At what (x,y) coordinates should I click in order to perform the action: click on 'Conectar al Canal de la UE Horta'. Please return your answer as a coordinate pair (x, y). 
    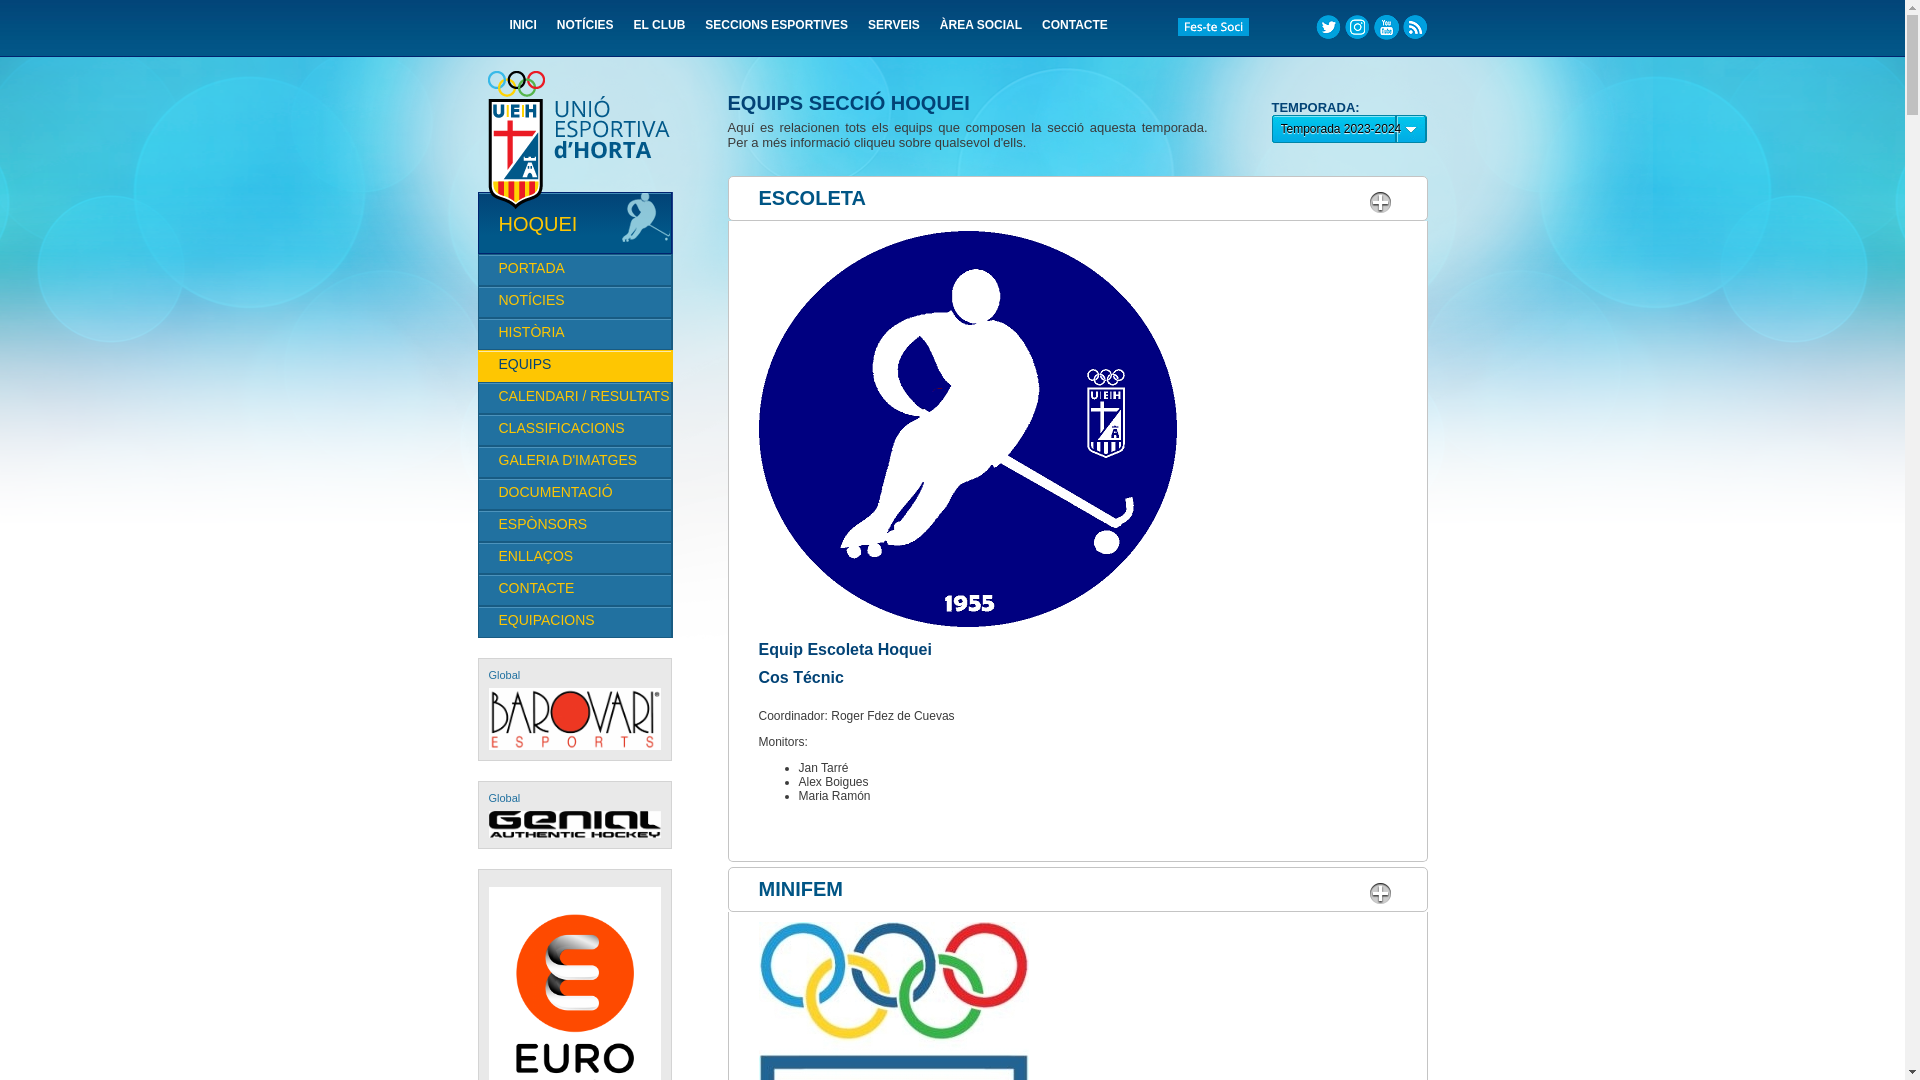
    Looking at the image, I should click on (1385, 27).